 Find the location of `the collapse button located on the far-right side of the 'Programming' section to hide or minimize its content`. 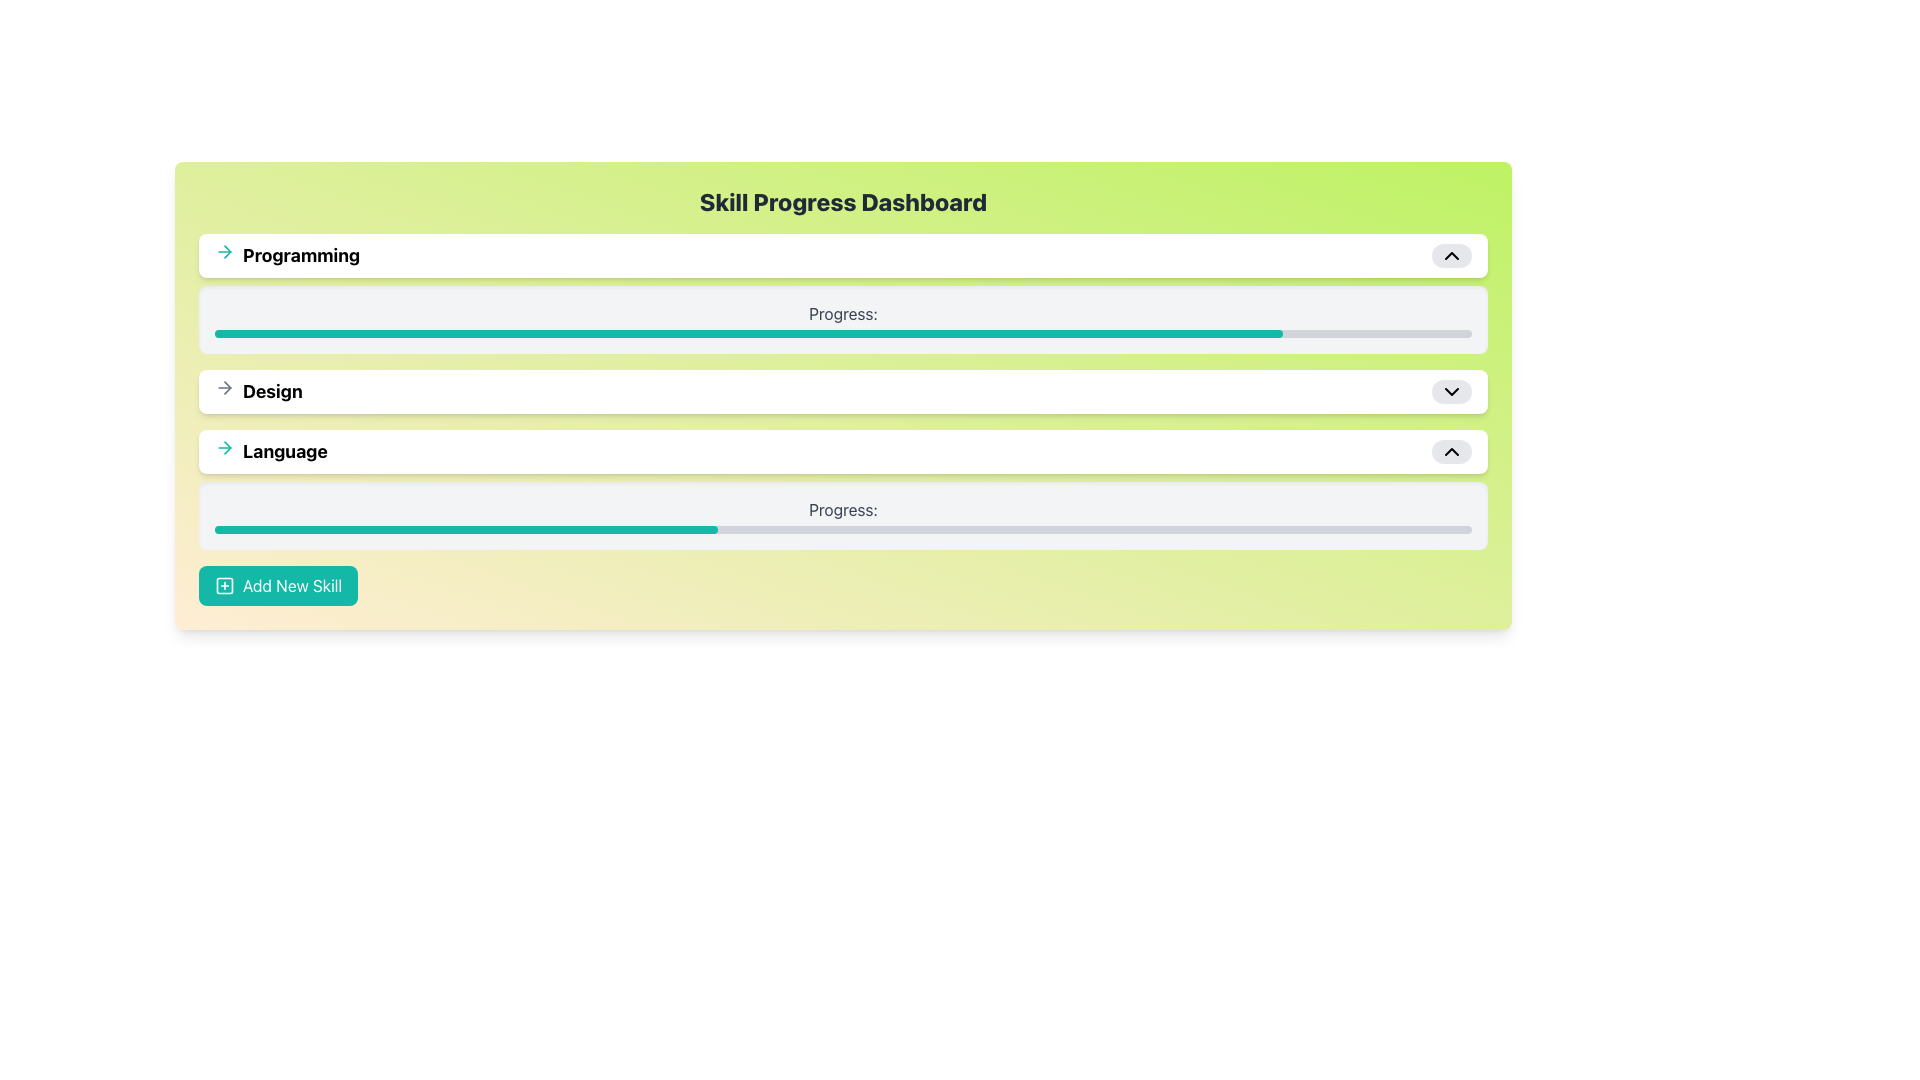

the collapse button located on the far-right side of the 'Programming' section to hide or minimize its content is located at coordinates (1451, 254).